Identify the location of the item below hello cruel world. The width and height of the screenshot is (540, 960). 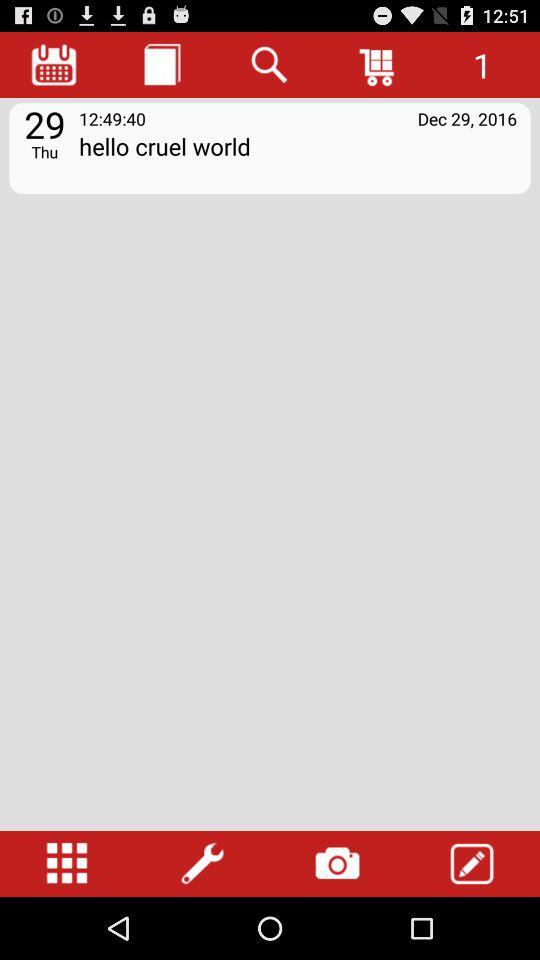
(472, 863).